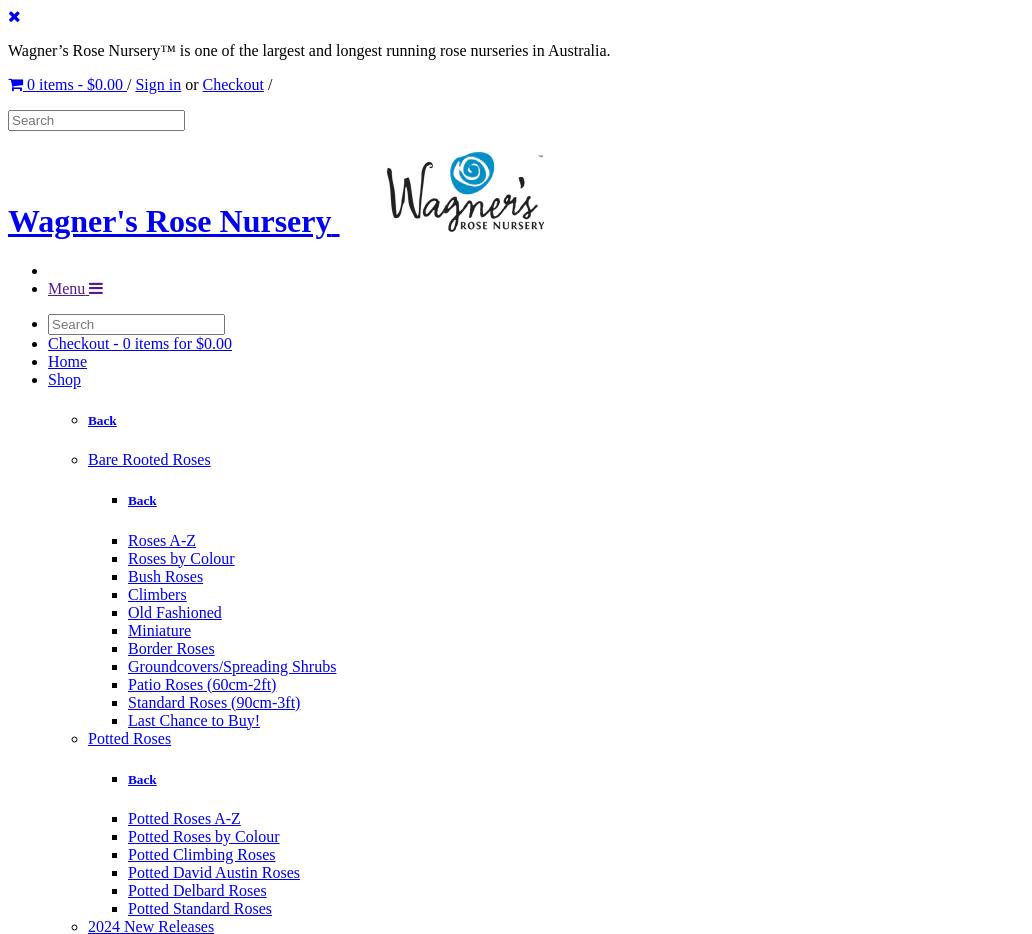  Describe the element at coordinates (192, 719) in the screenshot. I see `'Last Chance to Buy!'` at that location.